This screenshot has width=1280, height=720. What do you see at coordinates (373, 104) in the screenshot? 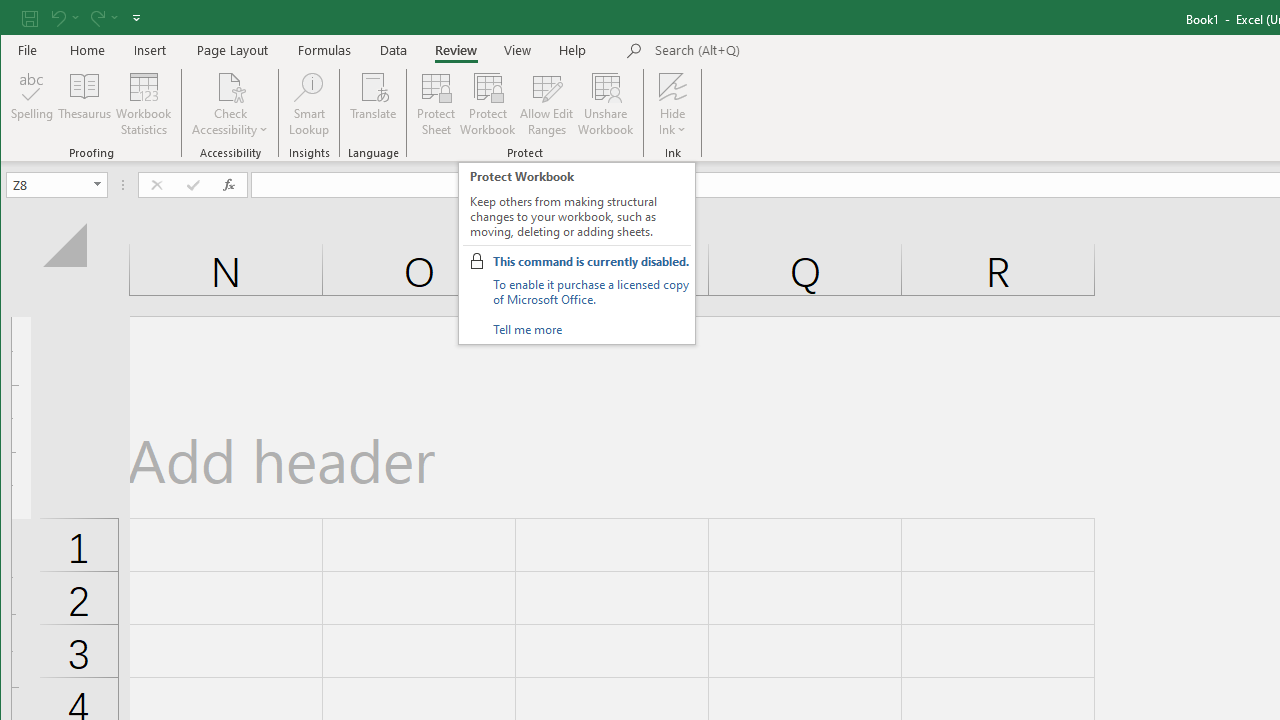
I see `'Translate'` at bounding box center [373, 104].